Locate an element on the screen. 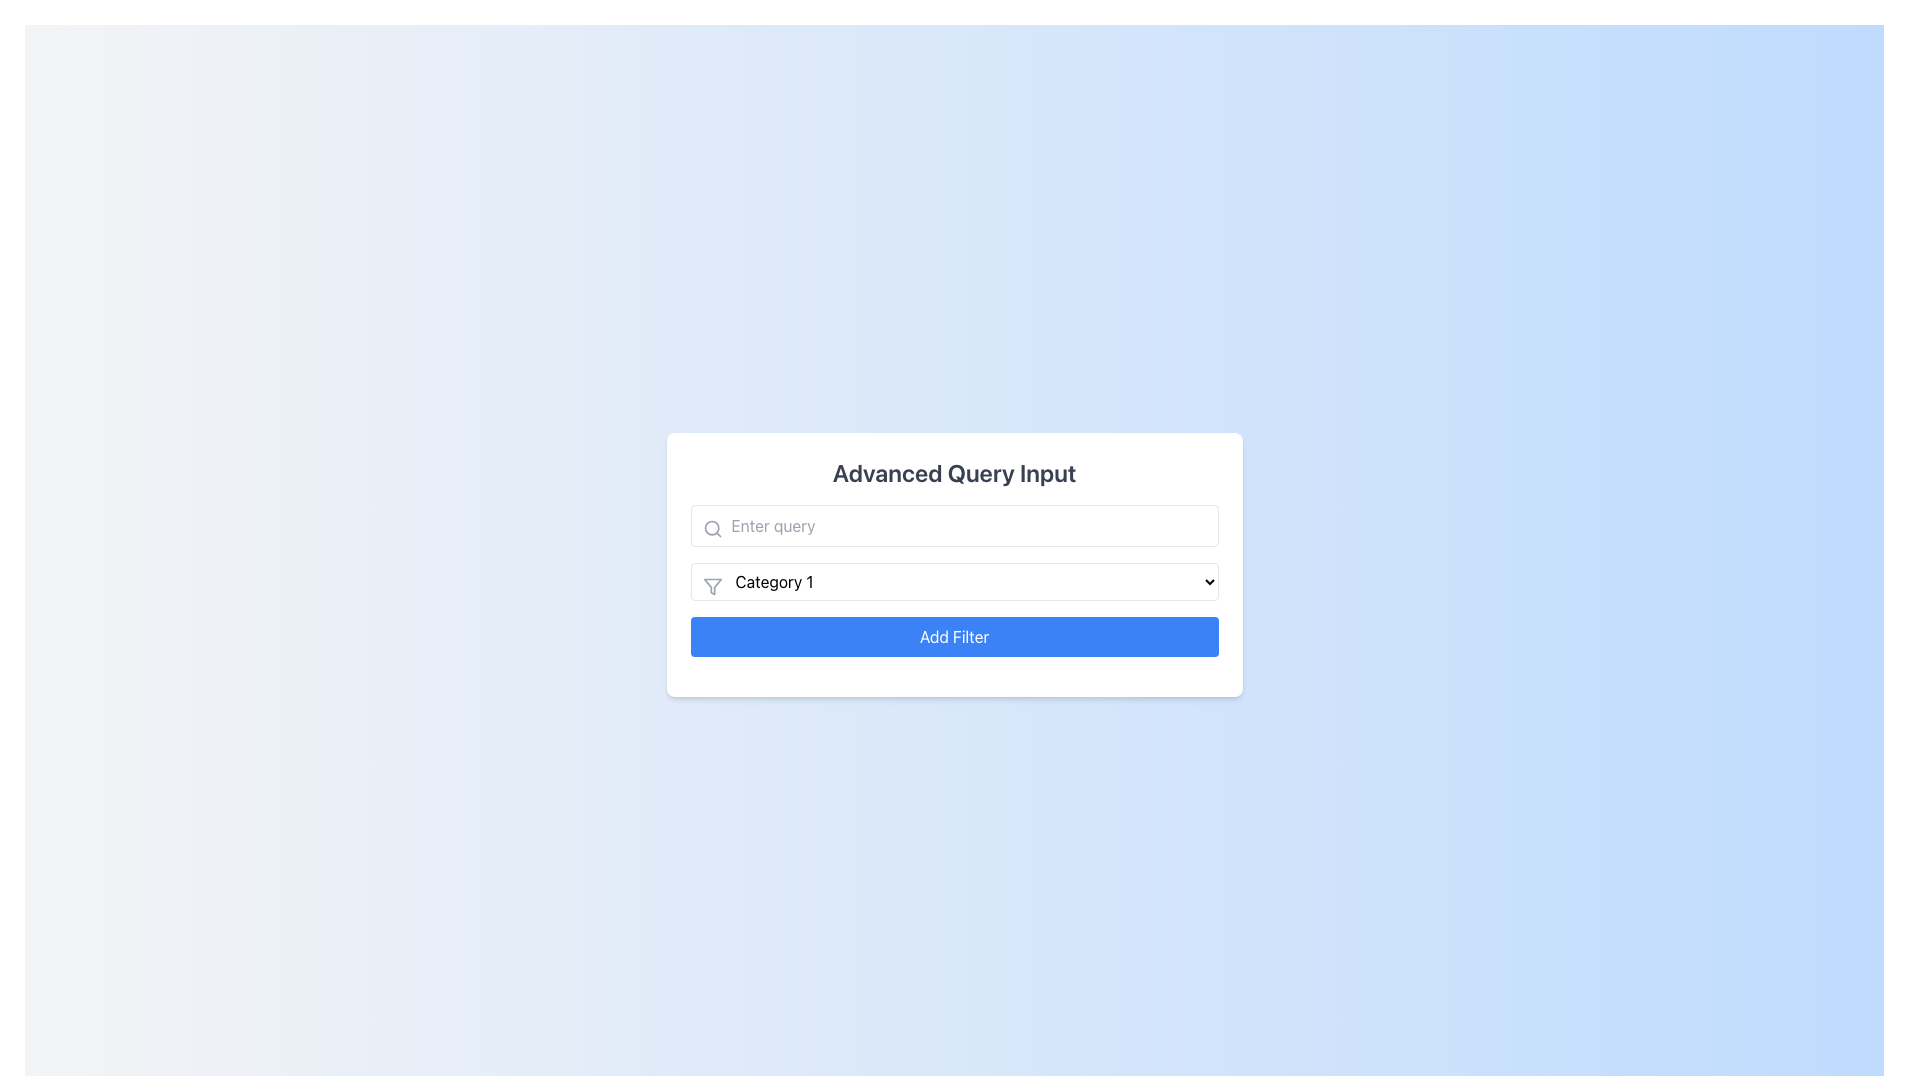 This screenshot has height=1080, width=1920. the filter options in the 'Advanced Query Input' card, specifically the dropdown selector initialized with 'Category 1' is located at coordinates (953, 564).